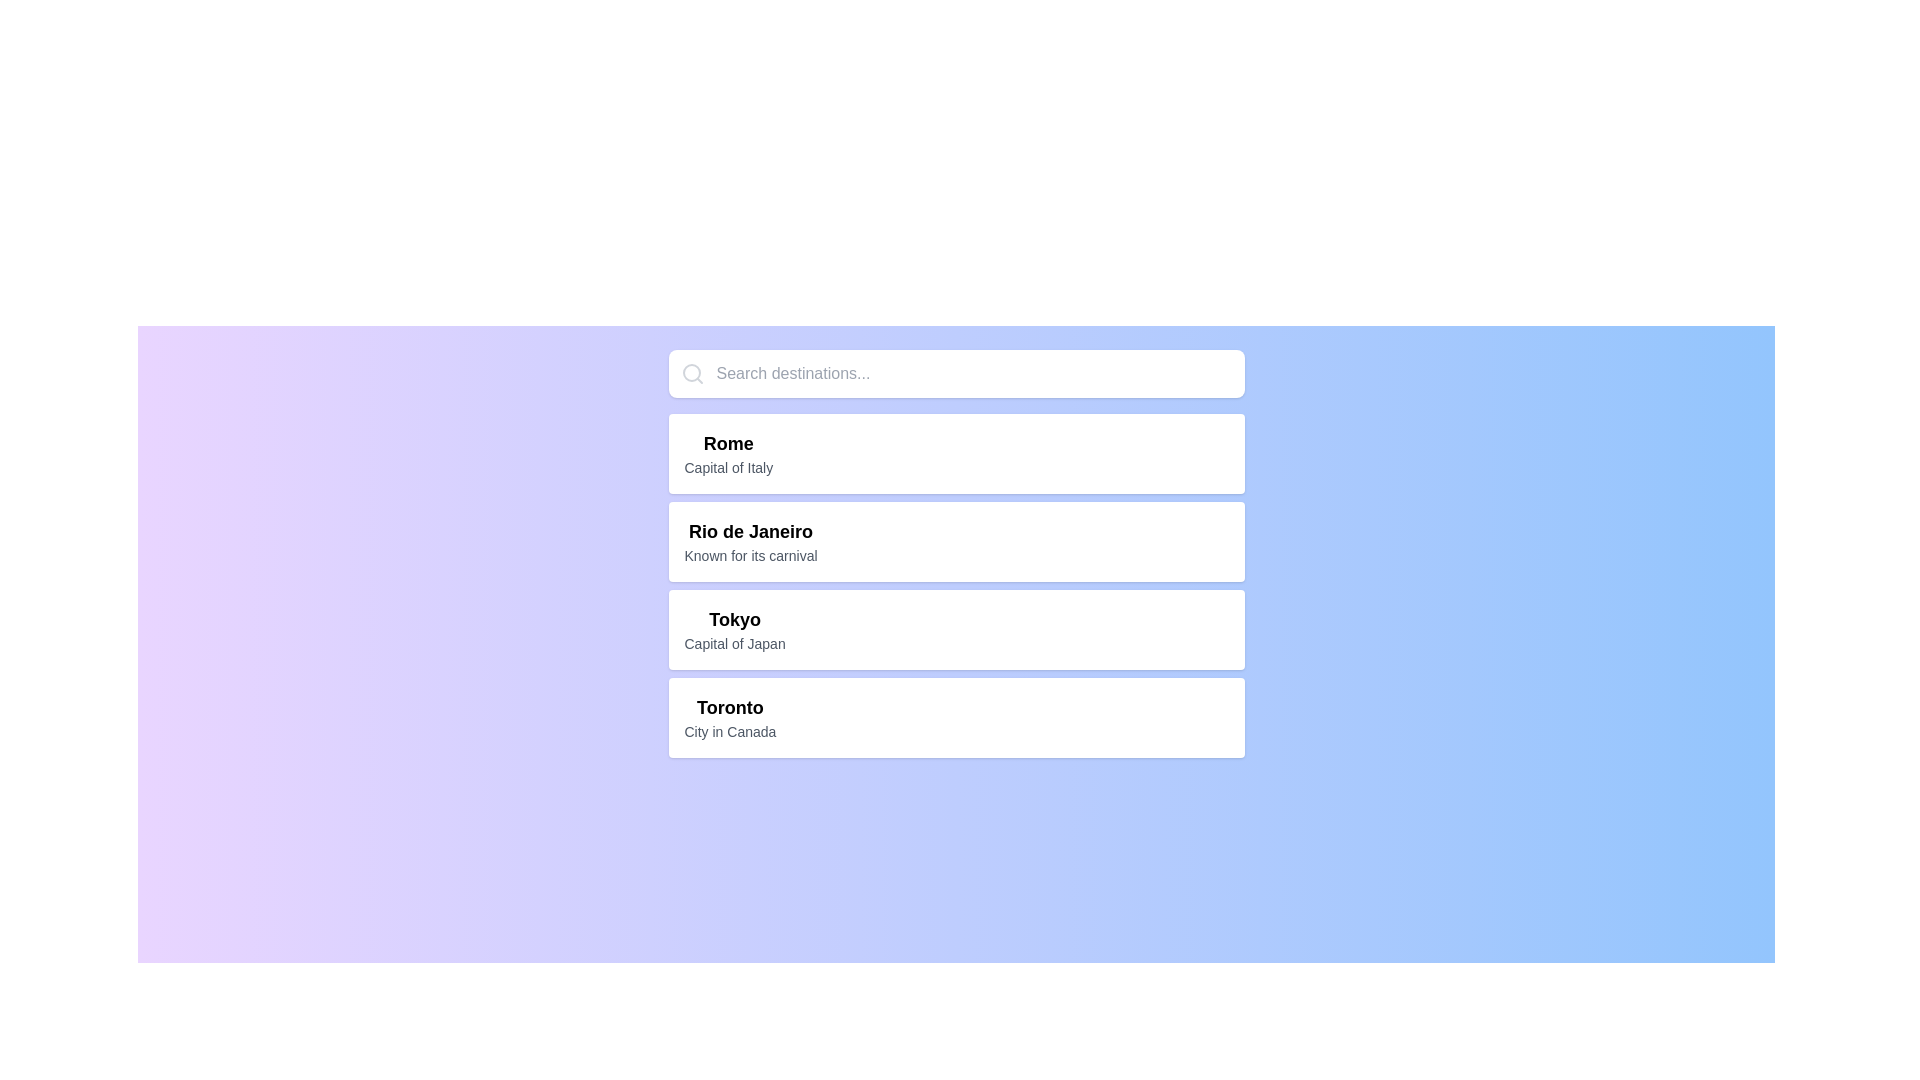 The image size is (1920, 1080). What do you see at coordinates (734, 628) in the screenshot?
I see `the Text Information Panel located below 'Rio de Janeiro' and above 'Toronto', which provides the name of a destination and its descriptive subtitle` at bounding box center [734, 628].